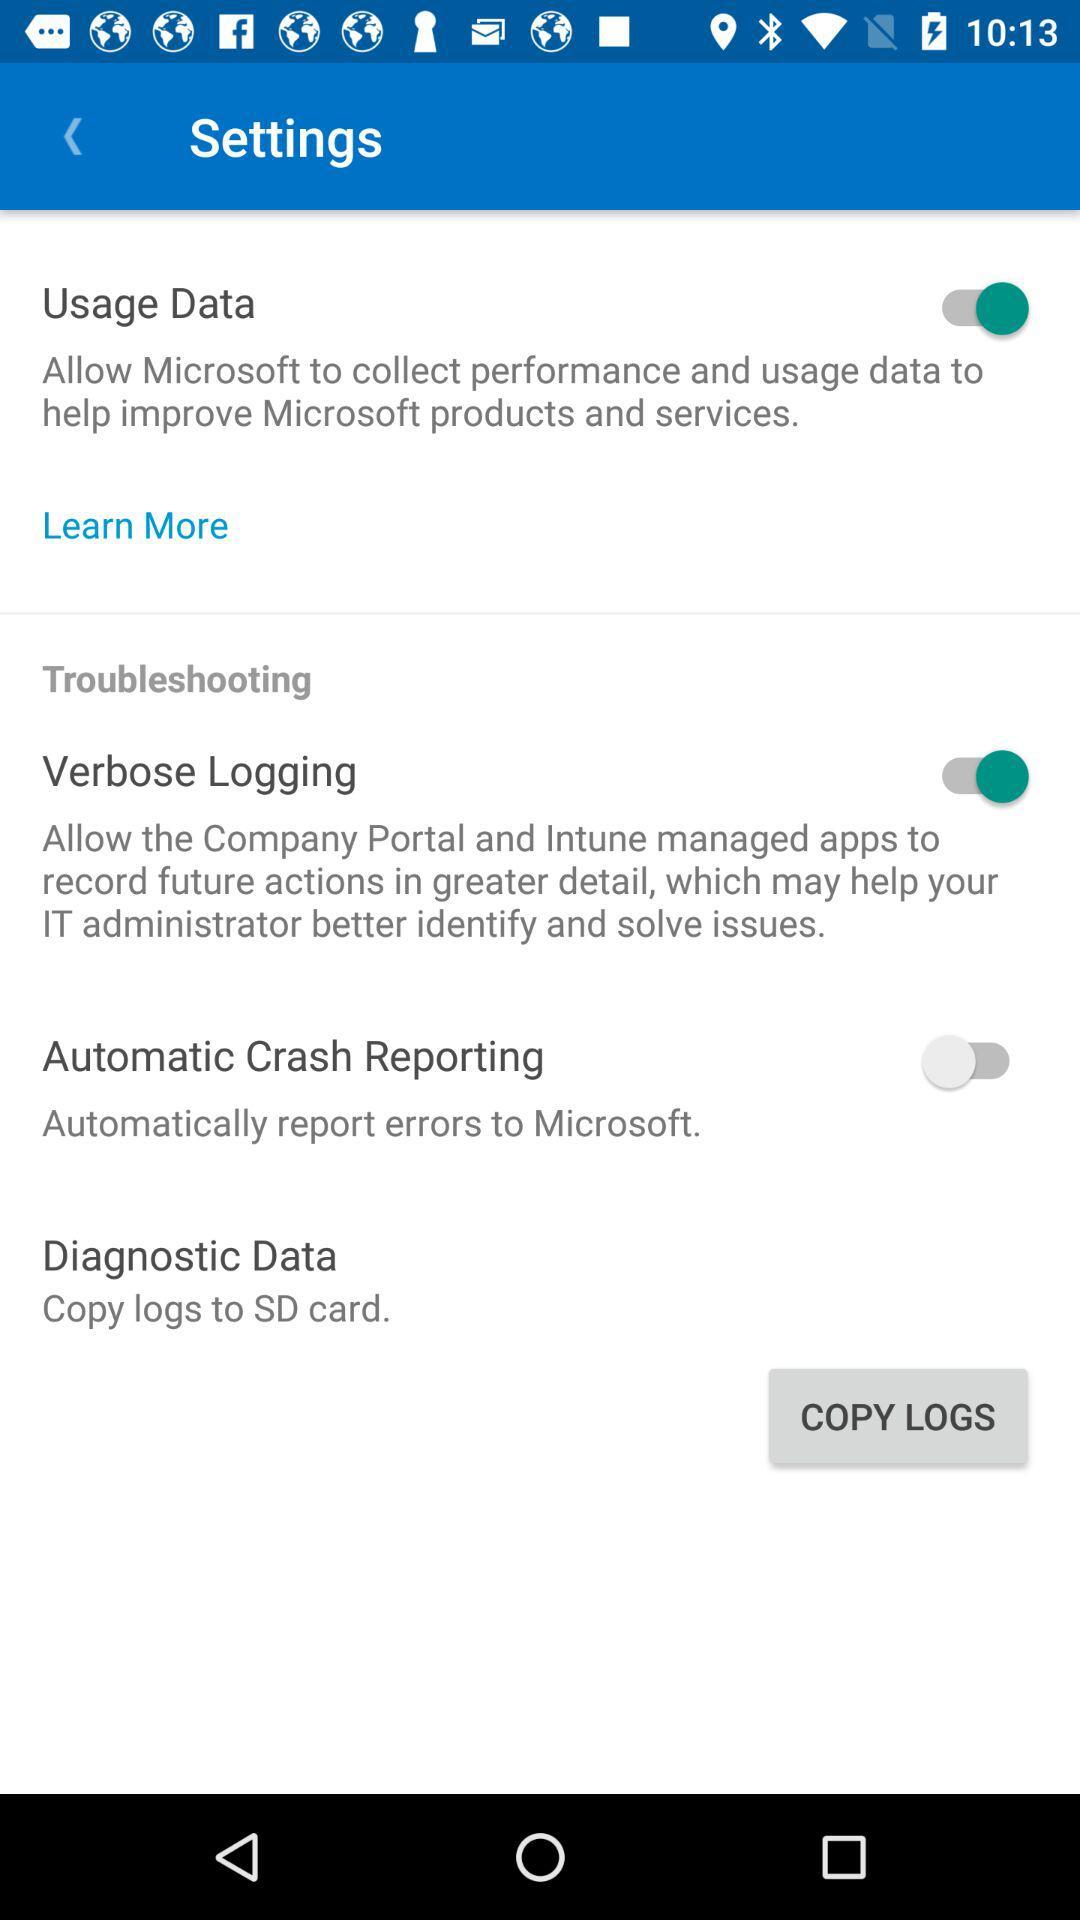  I want to click on icon on the right side of verbose logging, so click(696, 775).